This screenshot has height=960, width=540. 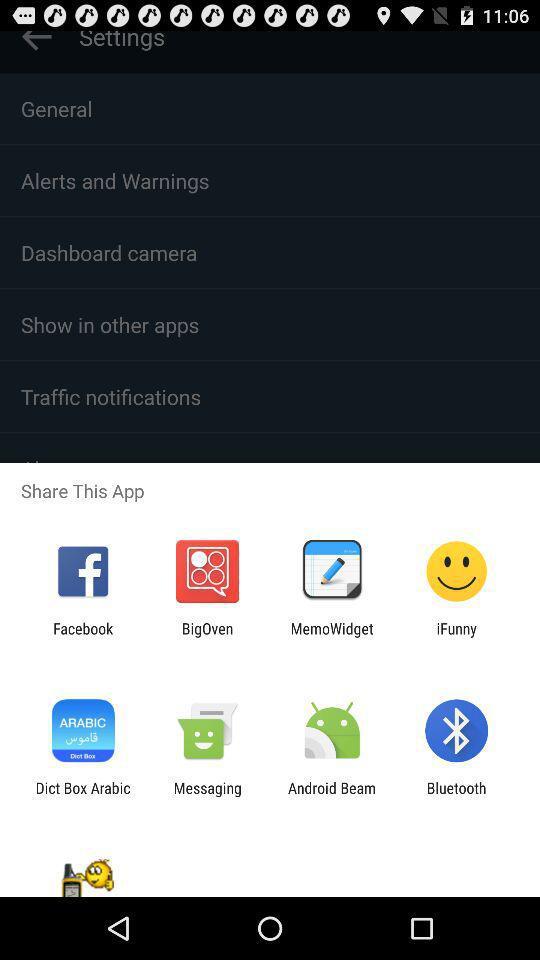 I want to click on the bluetooth icon, so click(x=456, y=796).